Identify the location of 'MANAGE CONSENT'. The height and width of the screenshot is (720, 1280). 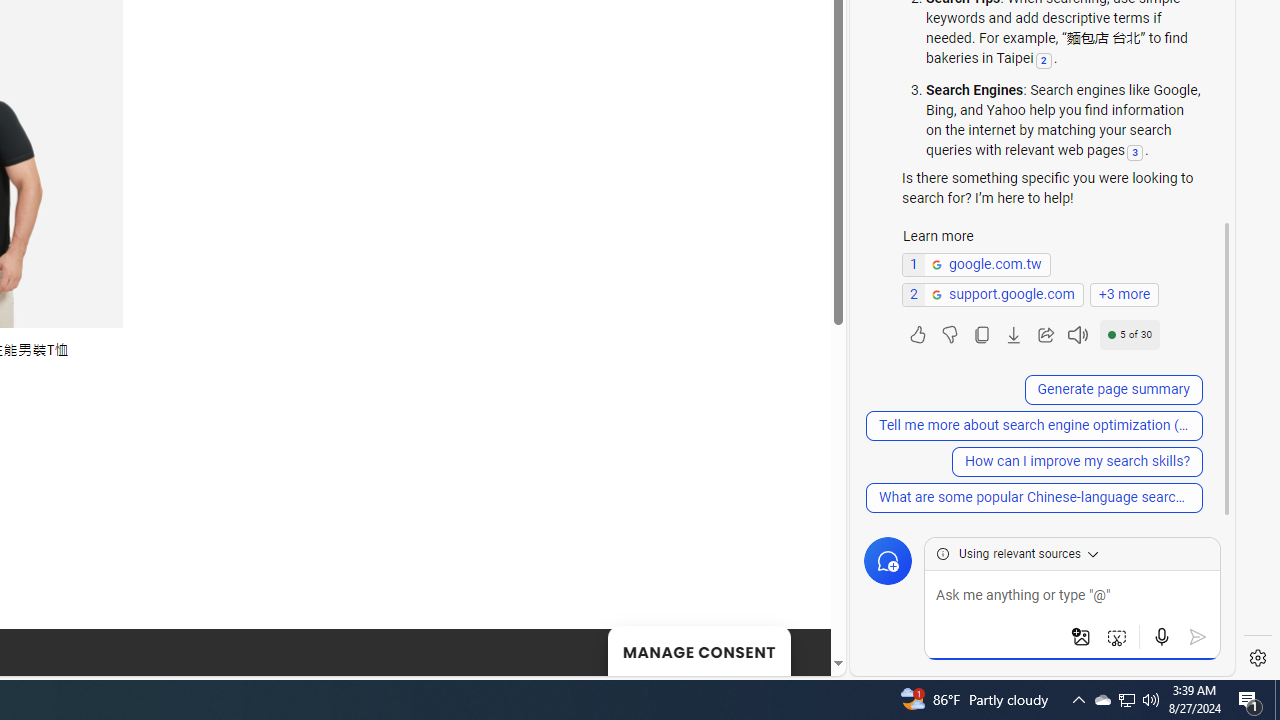
(698, 650).